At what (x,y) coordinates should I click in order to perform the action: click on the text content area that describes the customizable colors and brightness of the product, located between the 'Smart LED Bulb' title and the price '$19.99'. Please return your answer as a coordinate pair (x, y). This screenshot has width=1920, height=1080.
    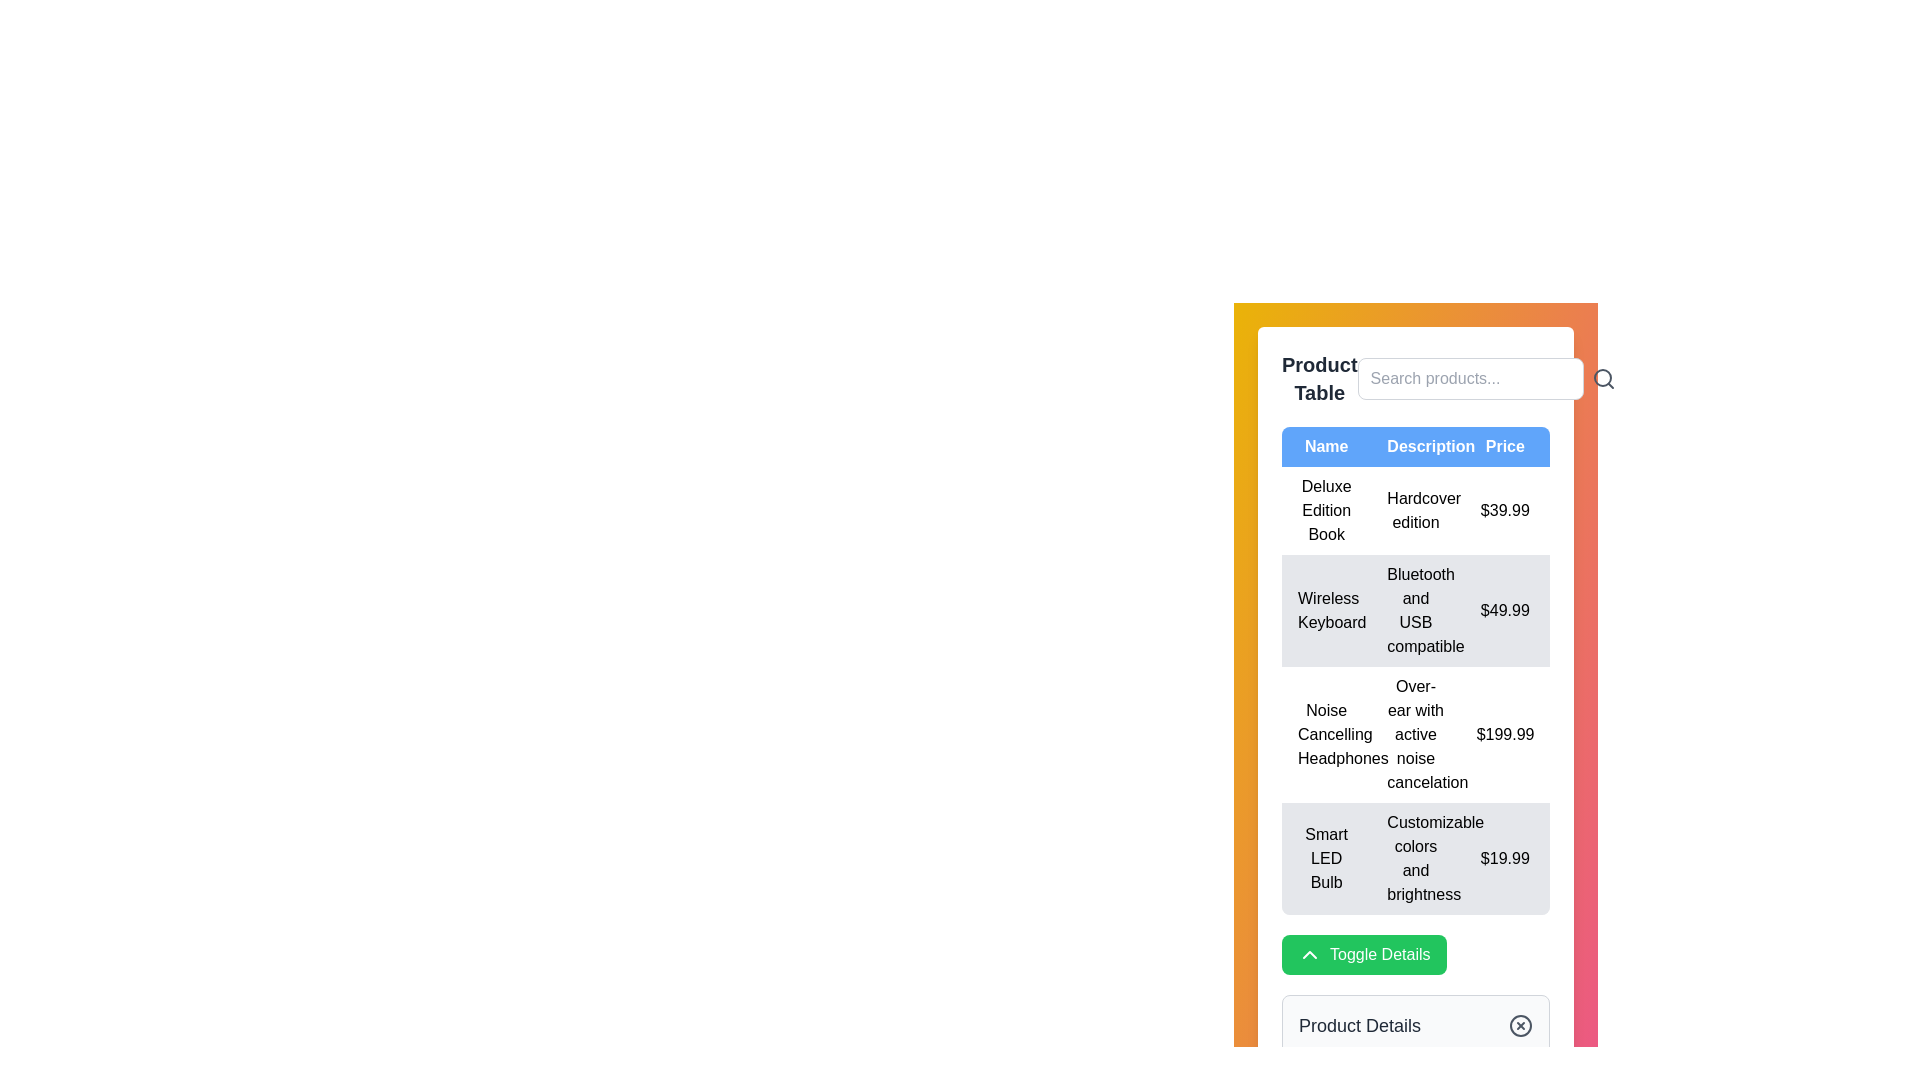
    Looking at the image, I should click on (1415, 858).